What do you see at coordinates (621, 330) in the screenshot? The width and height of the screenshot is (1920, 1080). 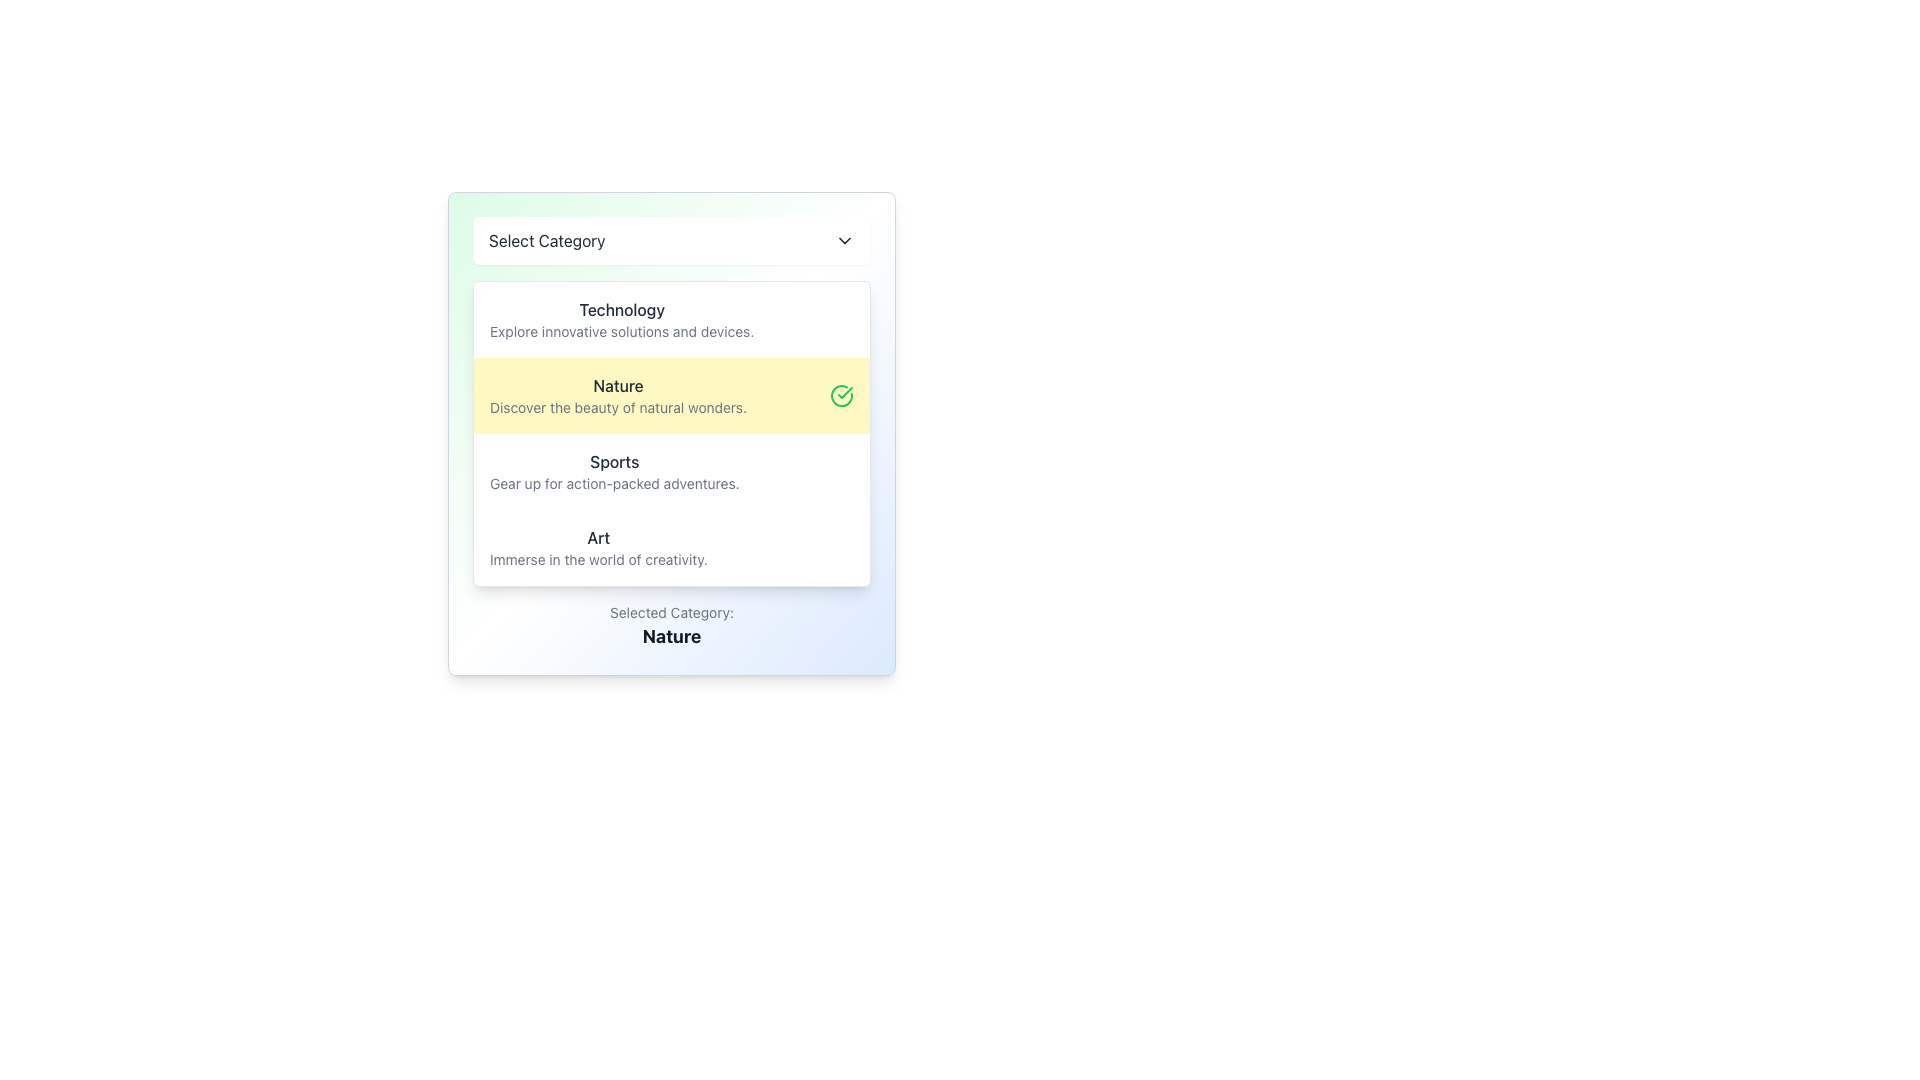 I see `the non-interactive Text Label that provides additional context for the category 'Technology', located directly below the heading 'Technology' in a dropdown menu` at bounding box center [621, 330].